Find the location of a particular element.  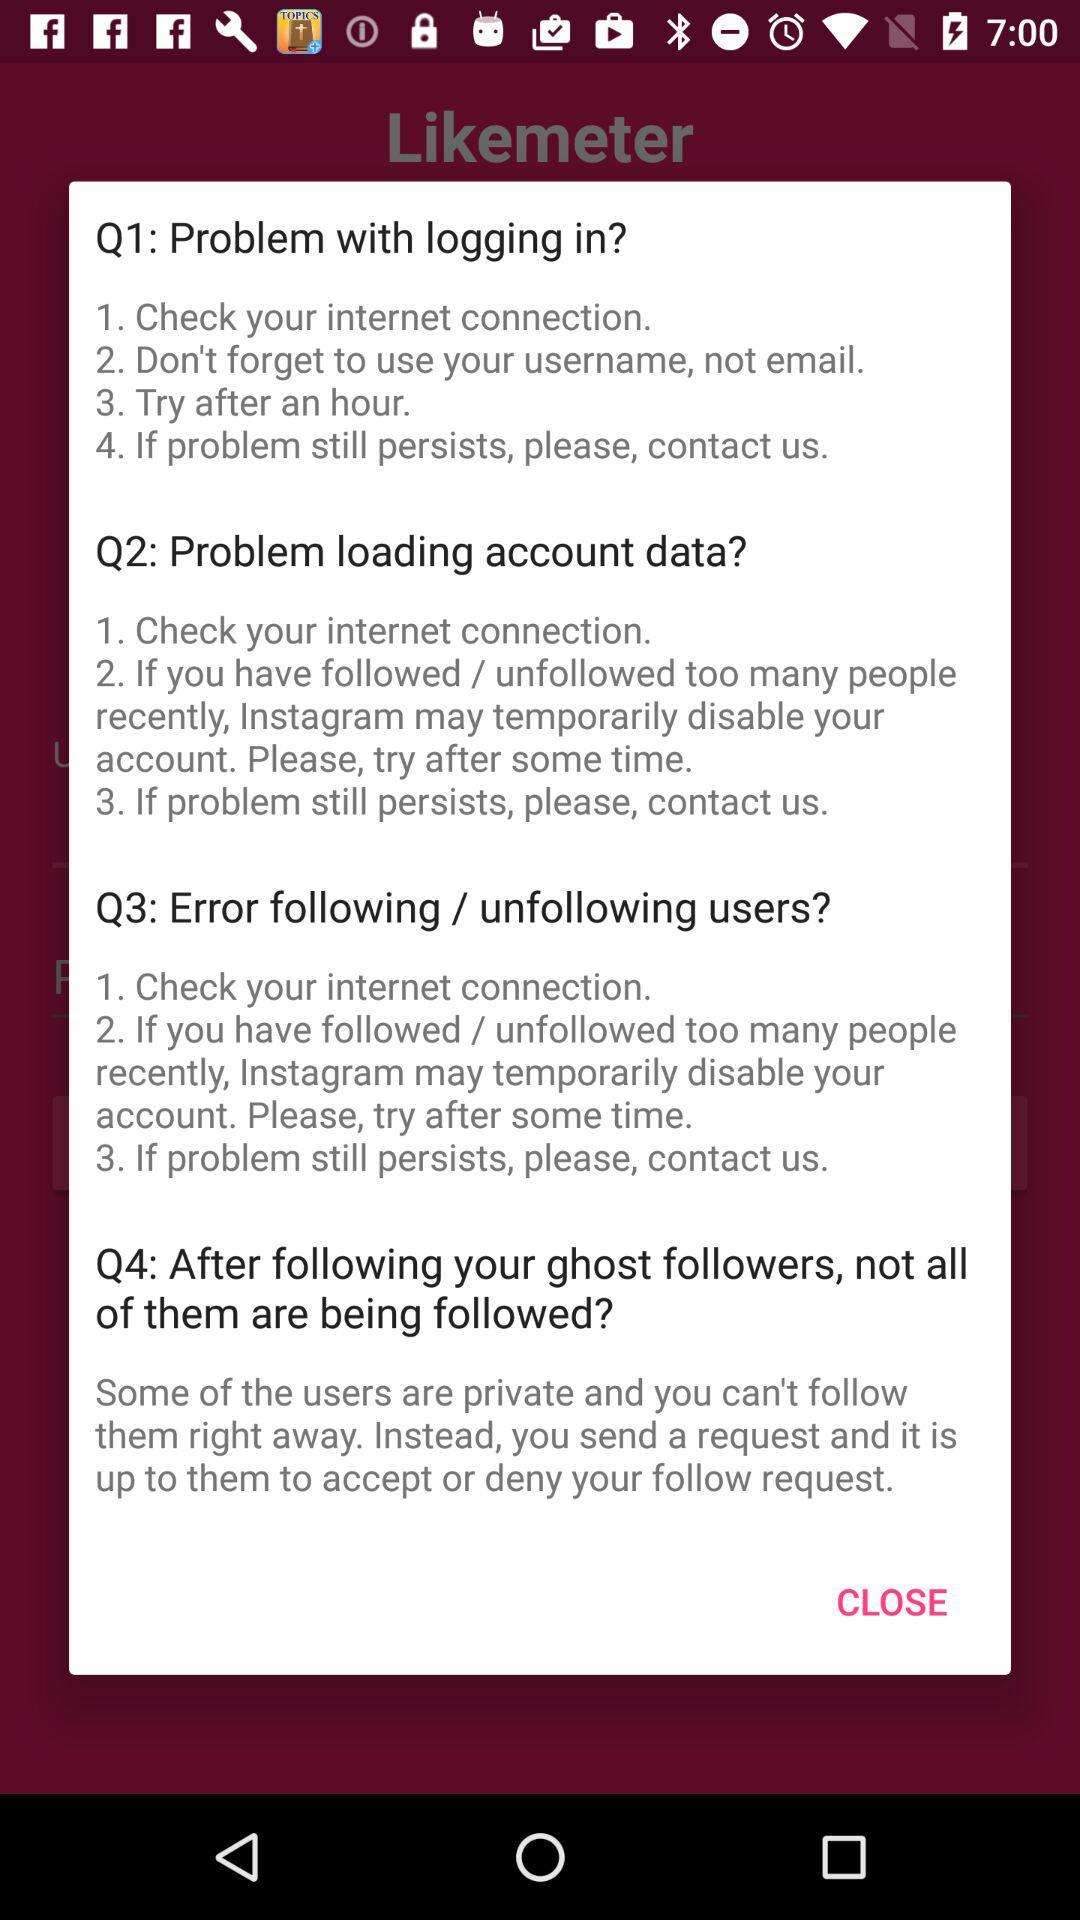

close at the bottom right corner is located at coordinates (891, 1601).